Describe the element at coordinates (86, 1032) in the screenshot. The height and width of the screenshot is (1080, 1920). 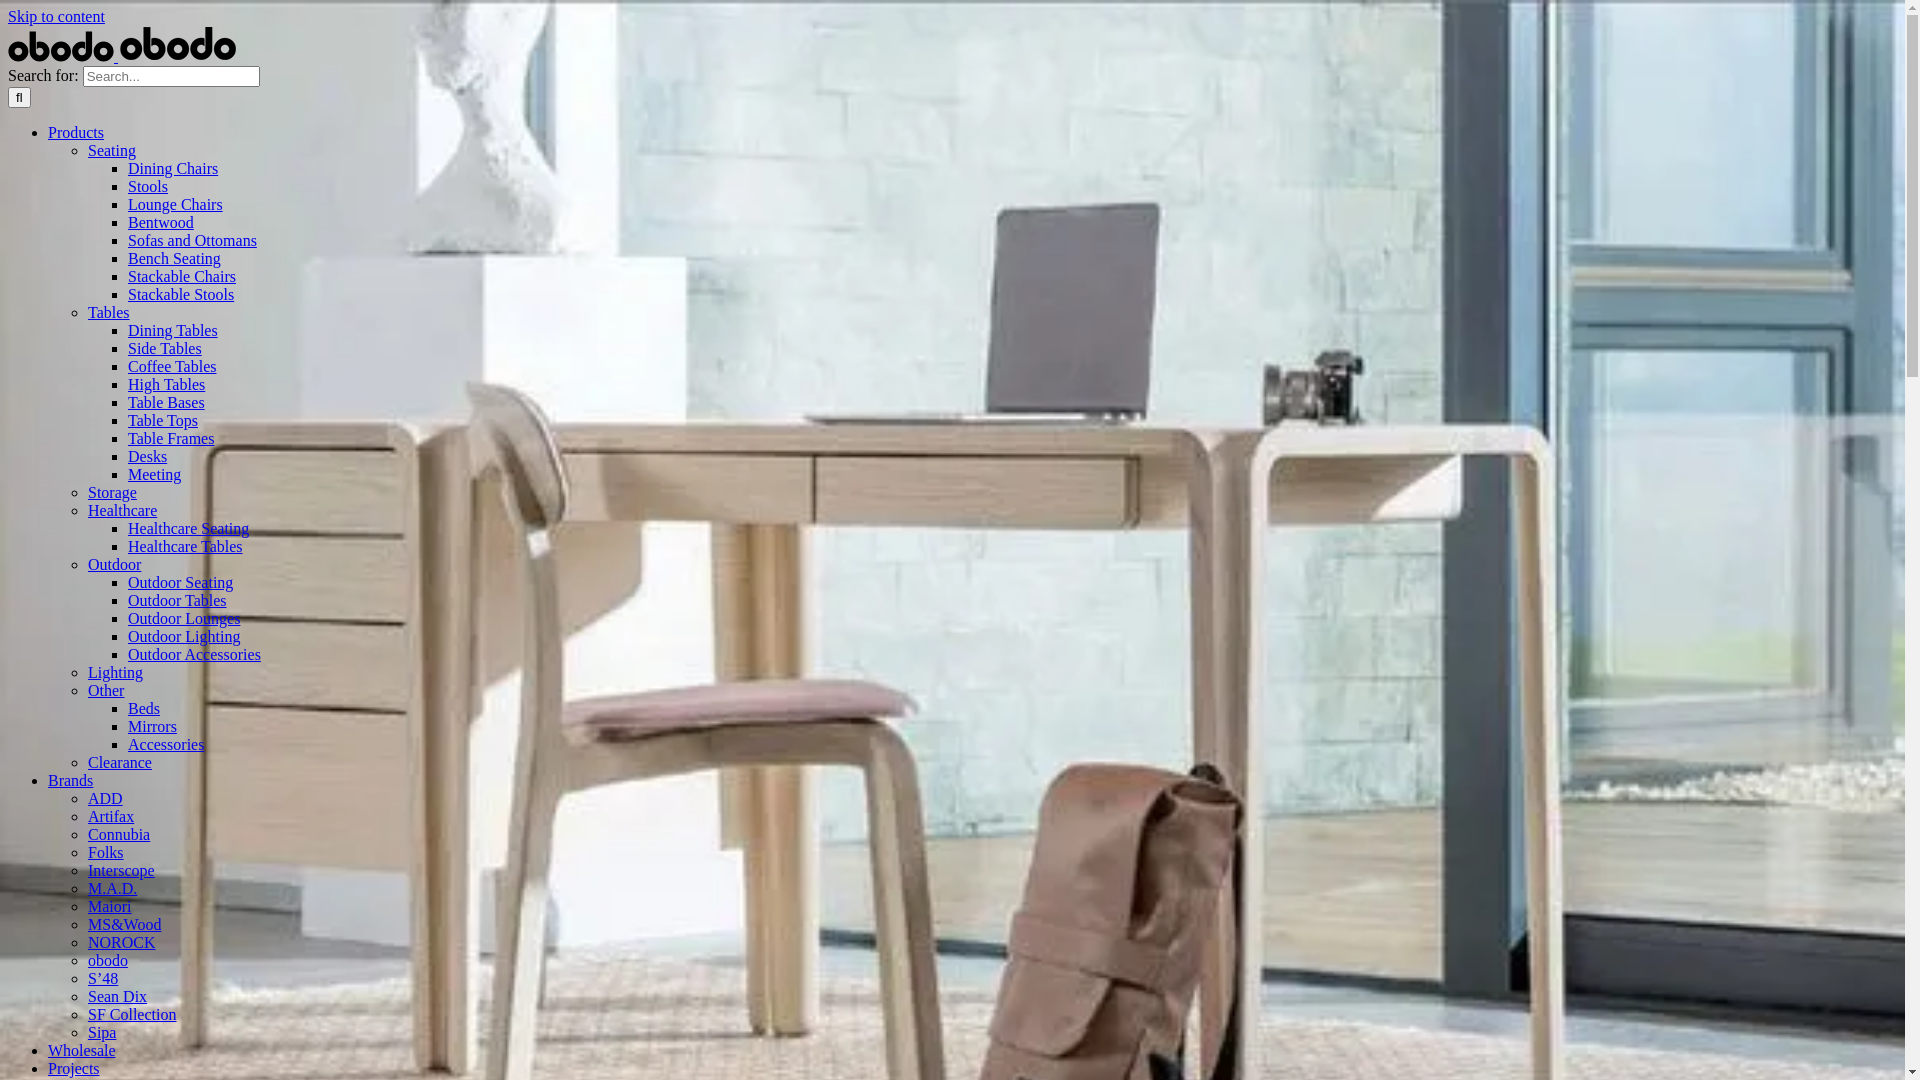
I see `'Sipa'` at that location.